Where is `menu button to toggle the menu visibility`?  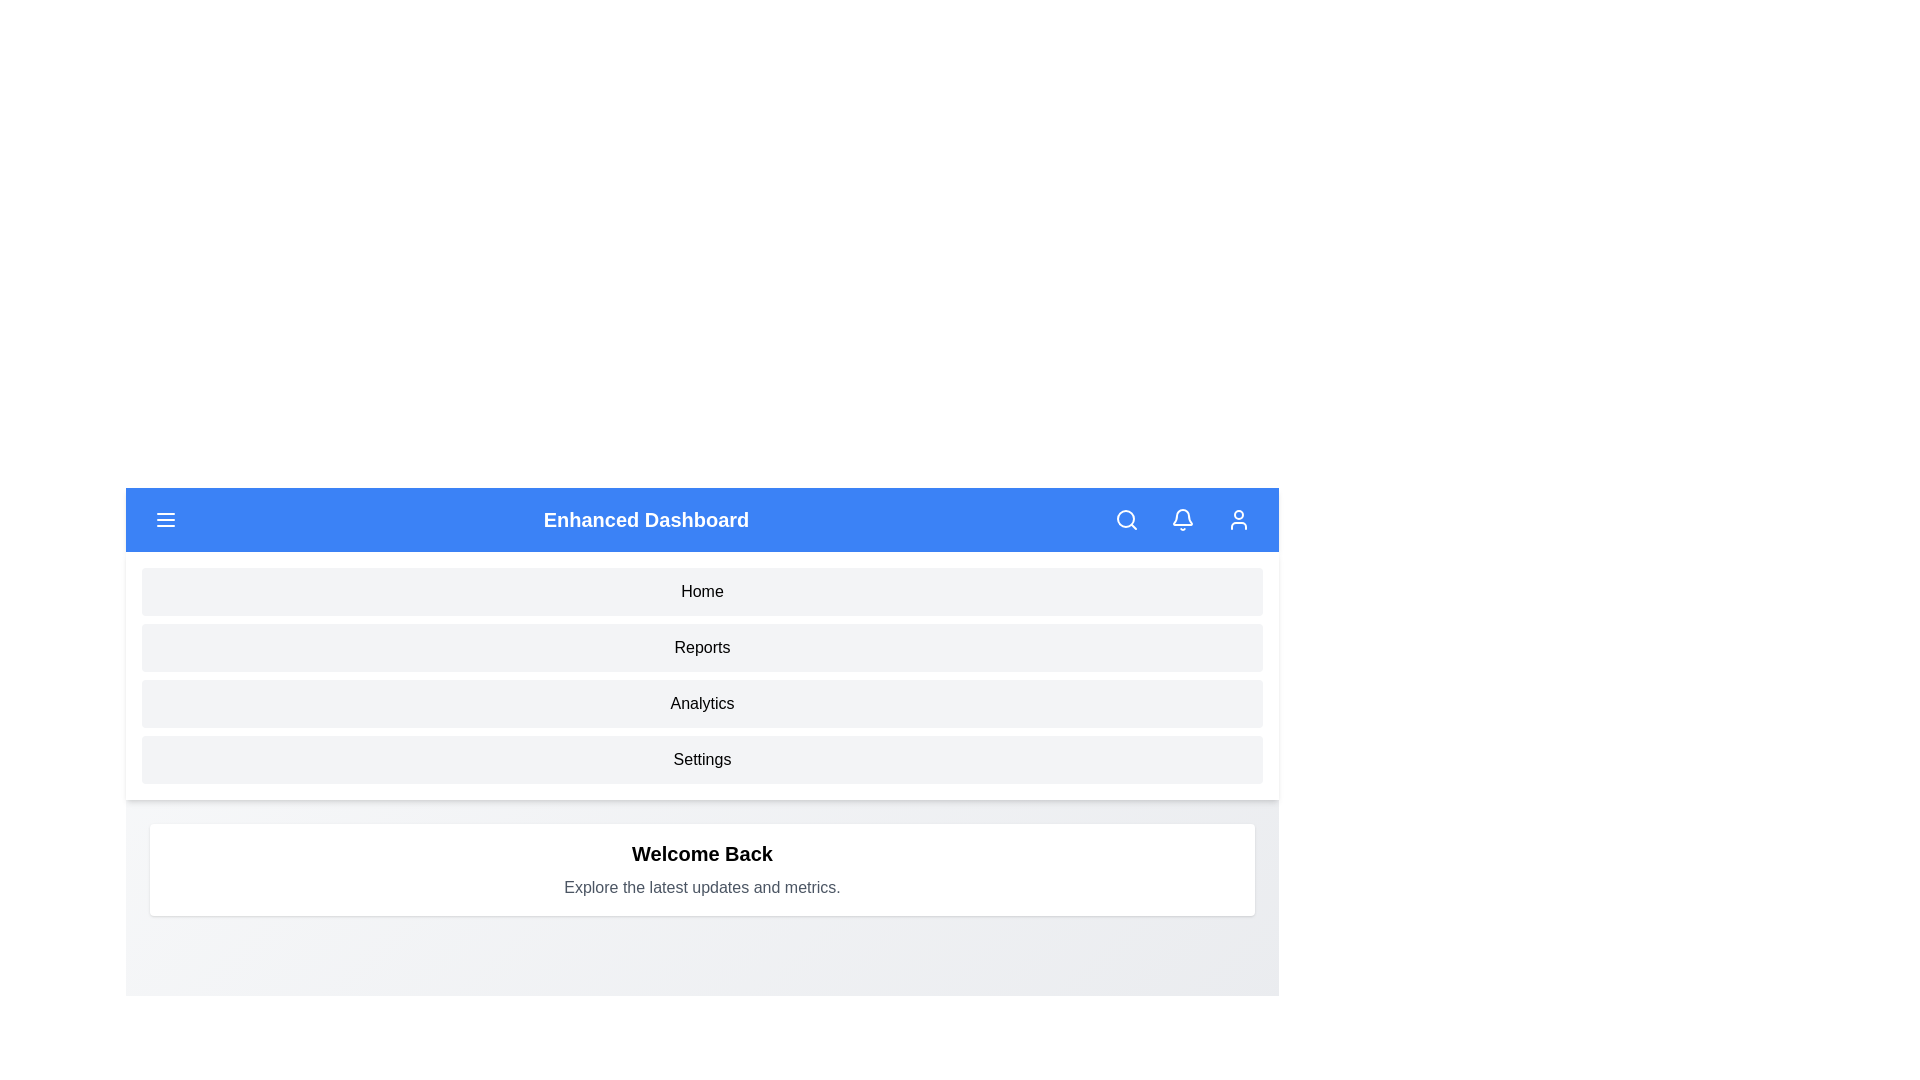 menu button to toggle the menu visibility is located at coordinates (166, 519).